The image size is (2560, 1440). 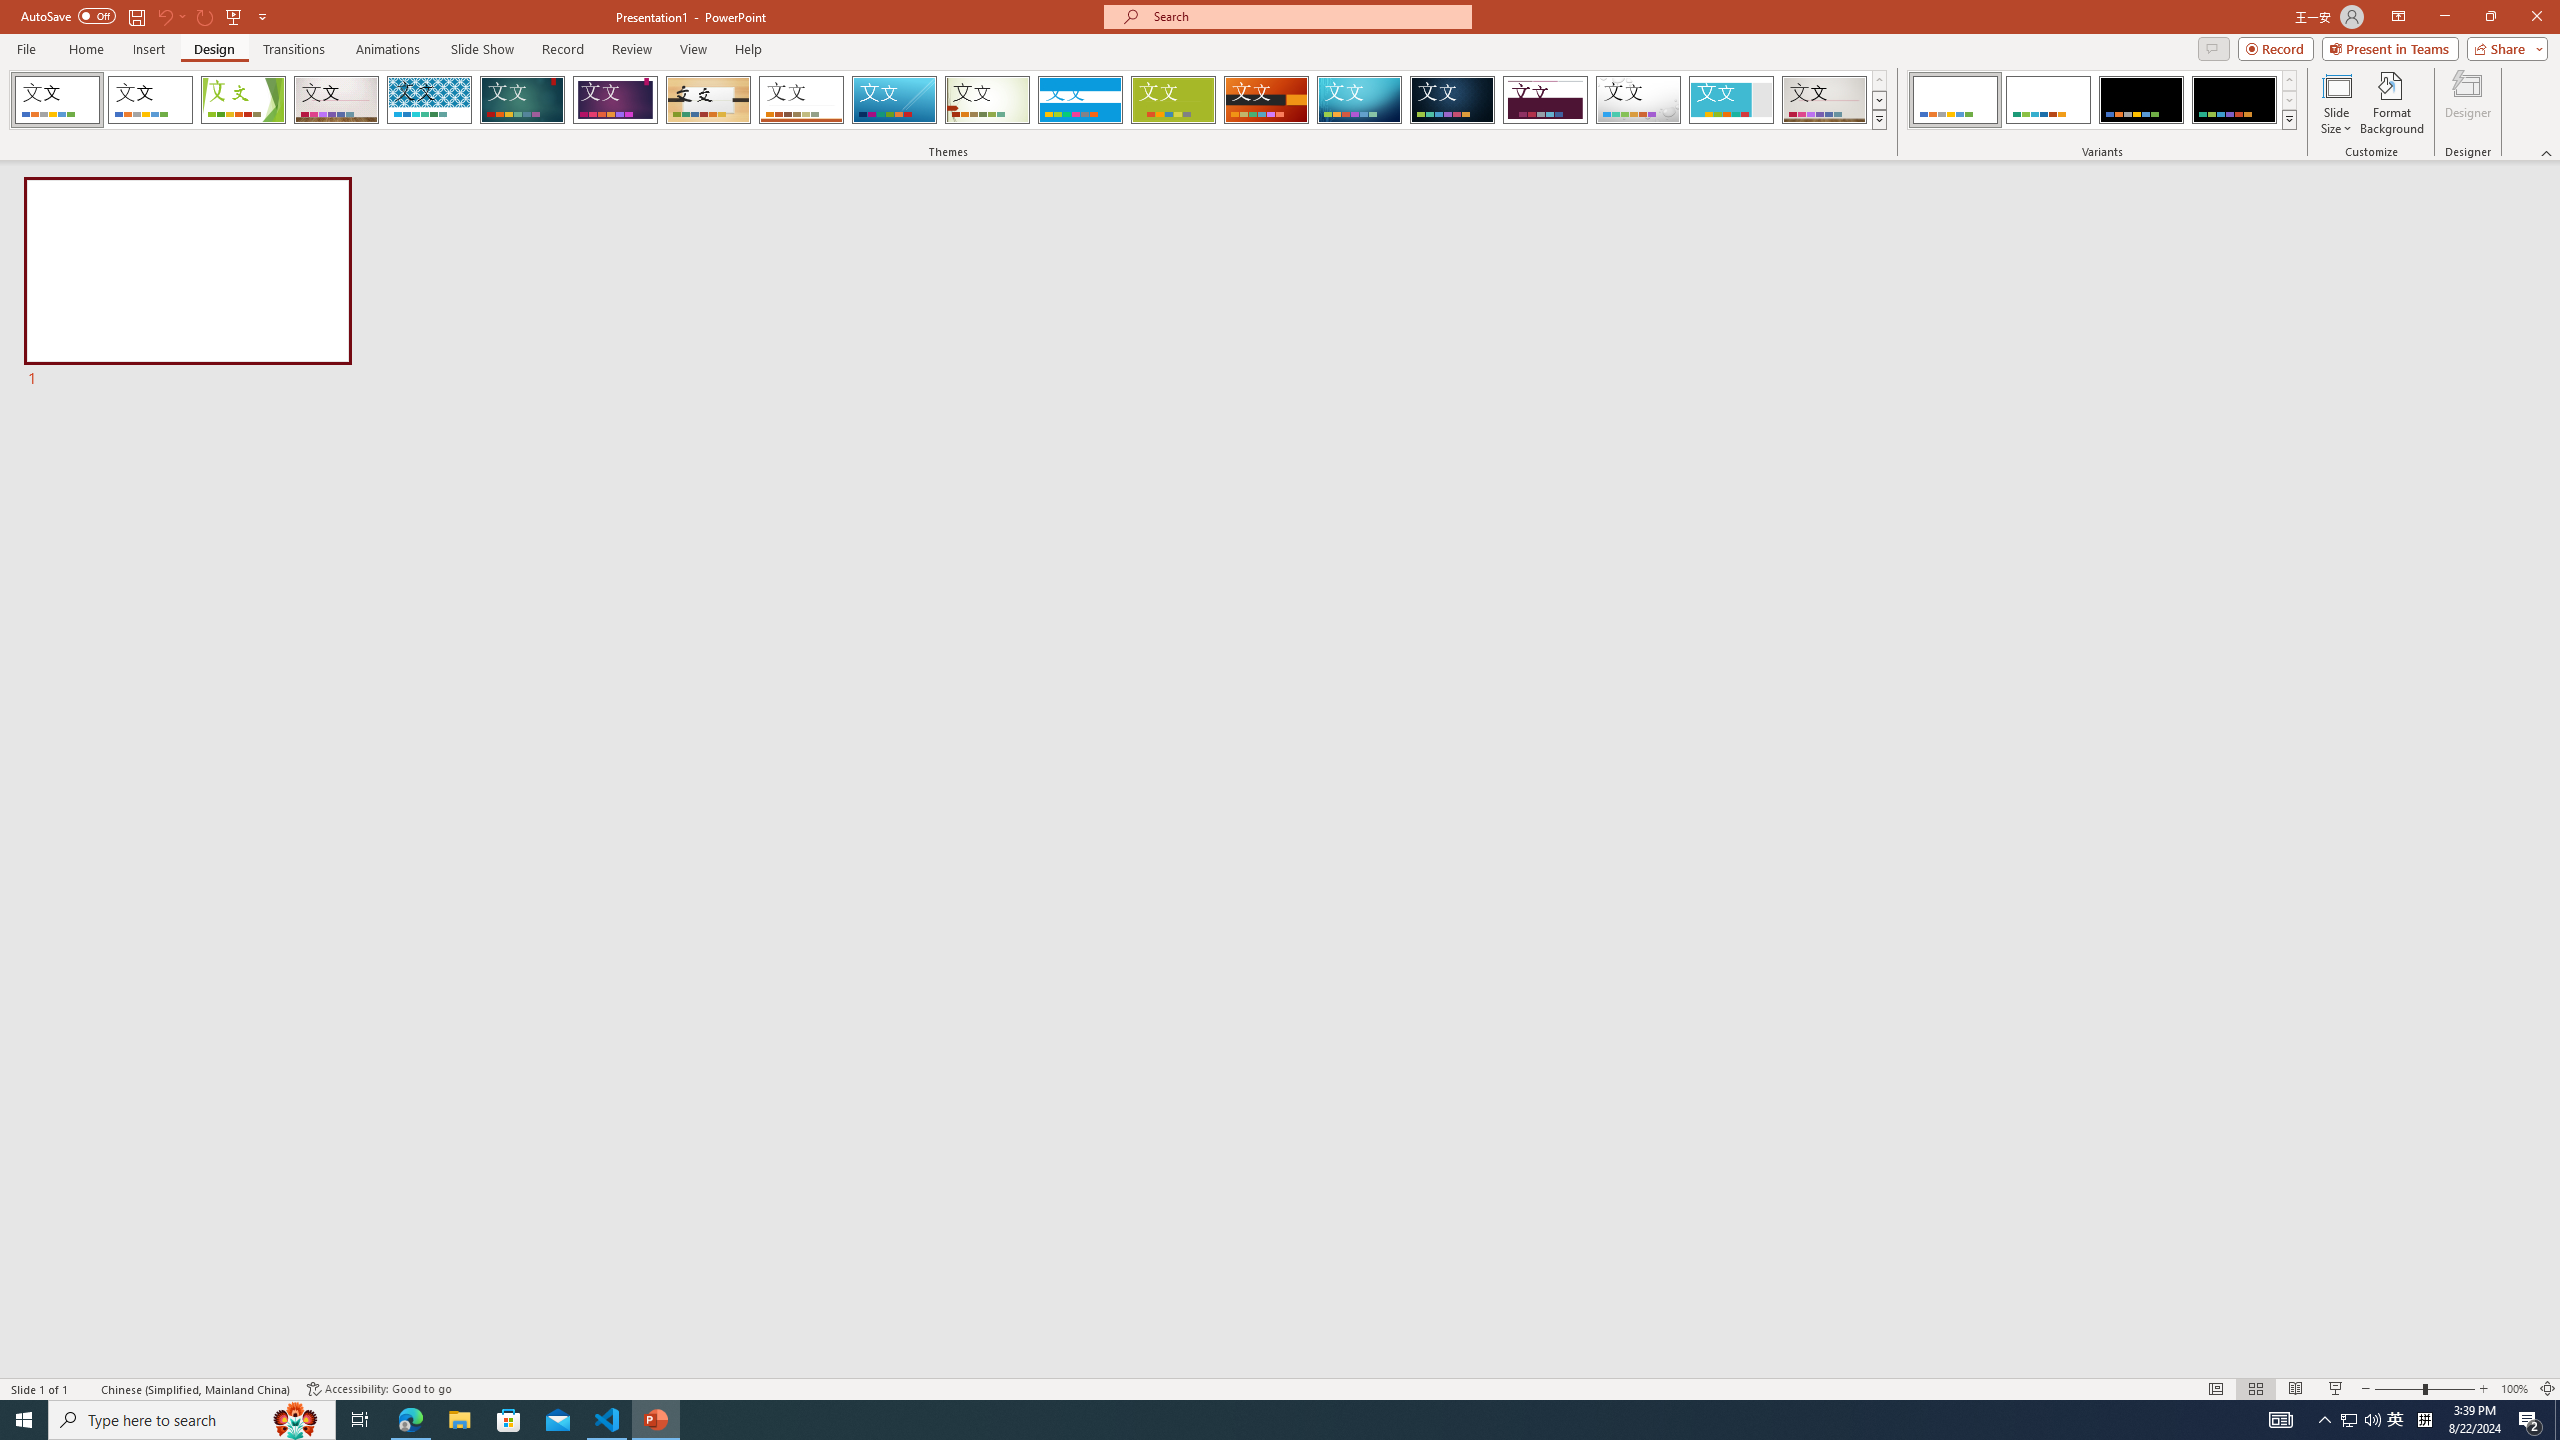 What do you see at coordinates (2515, 1389) in the screenshot?
I see `'Zoom 100%'` at bounding box center [2515, 1389].